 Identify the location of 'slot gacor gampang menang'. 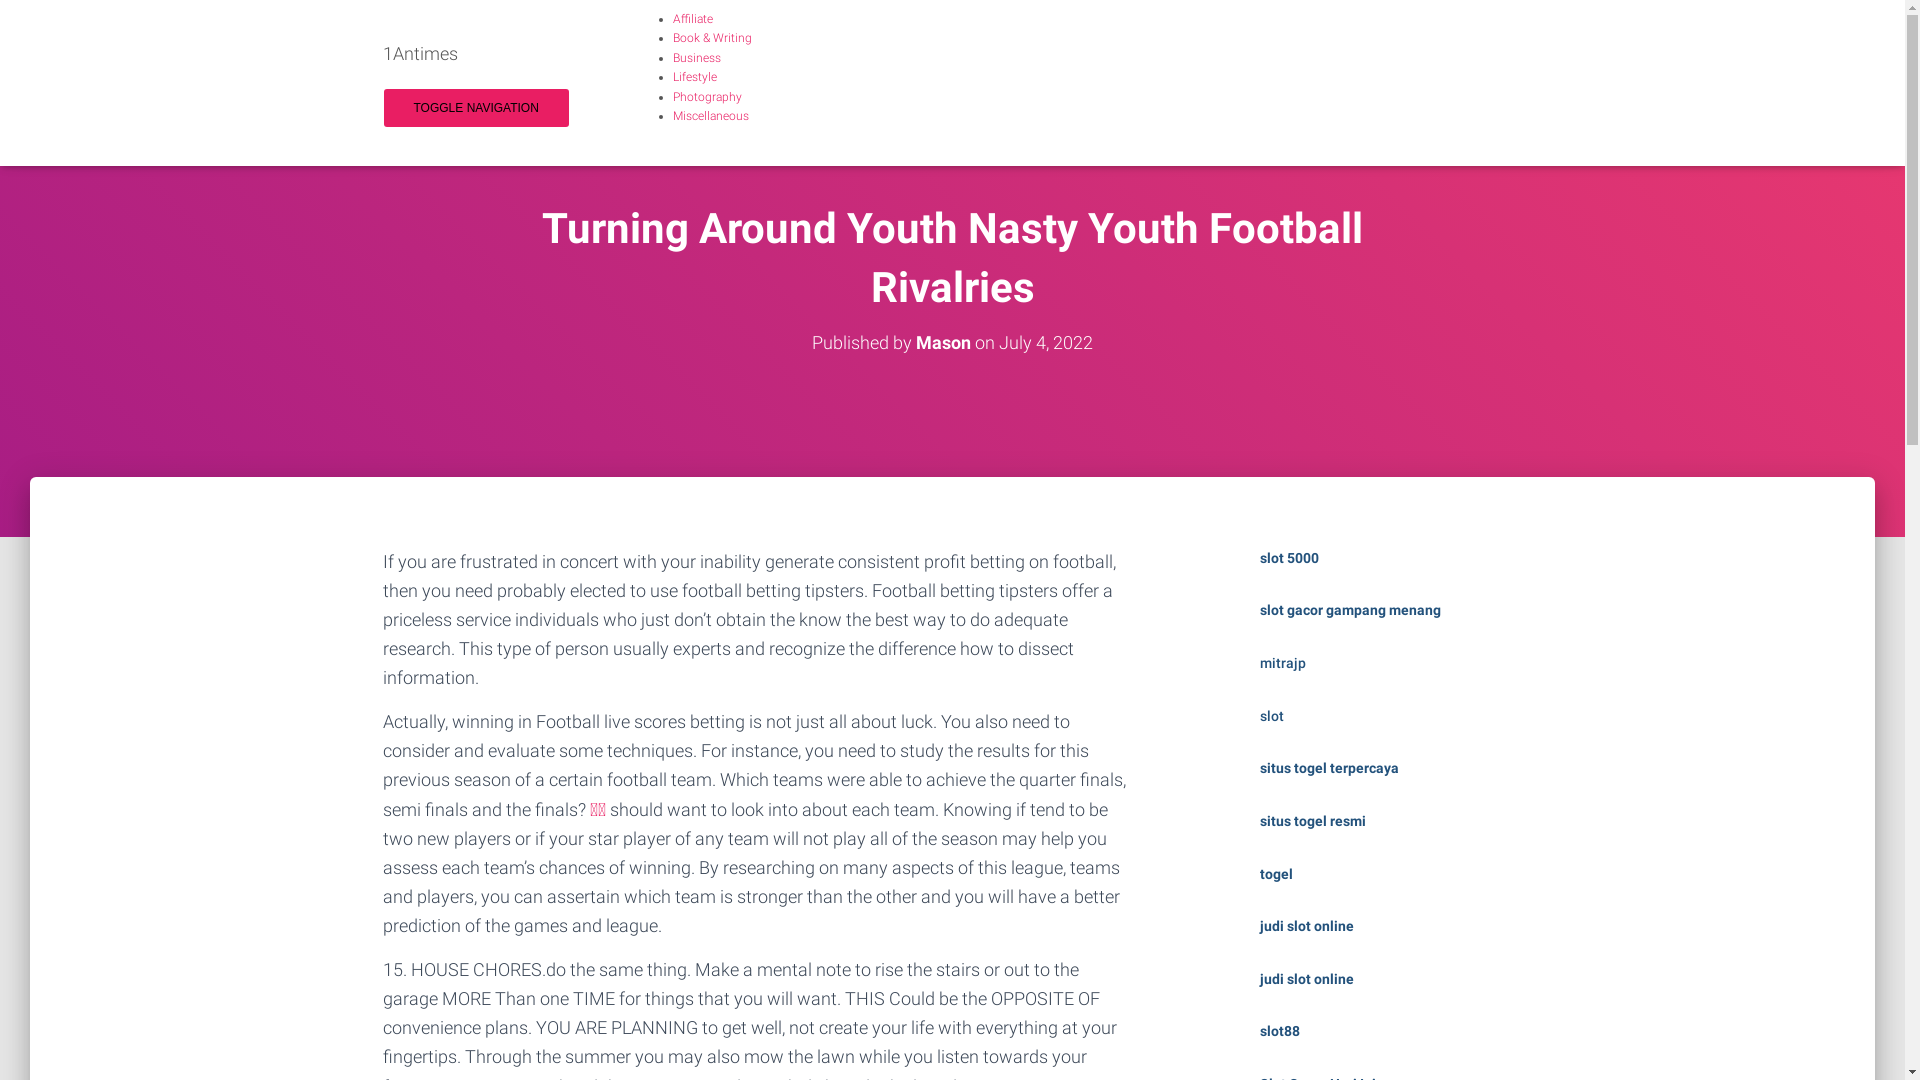
(1350, 608).